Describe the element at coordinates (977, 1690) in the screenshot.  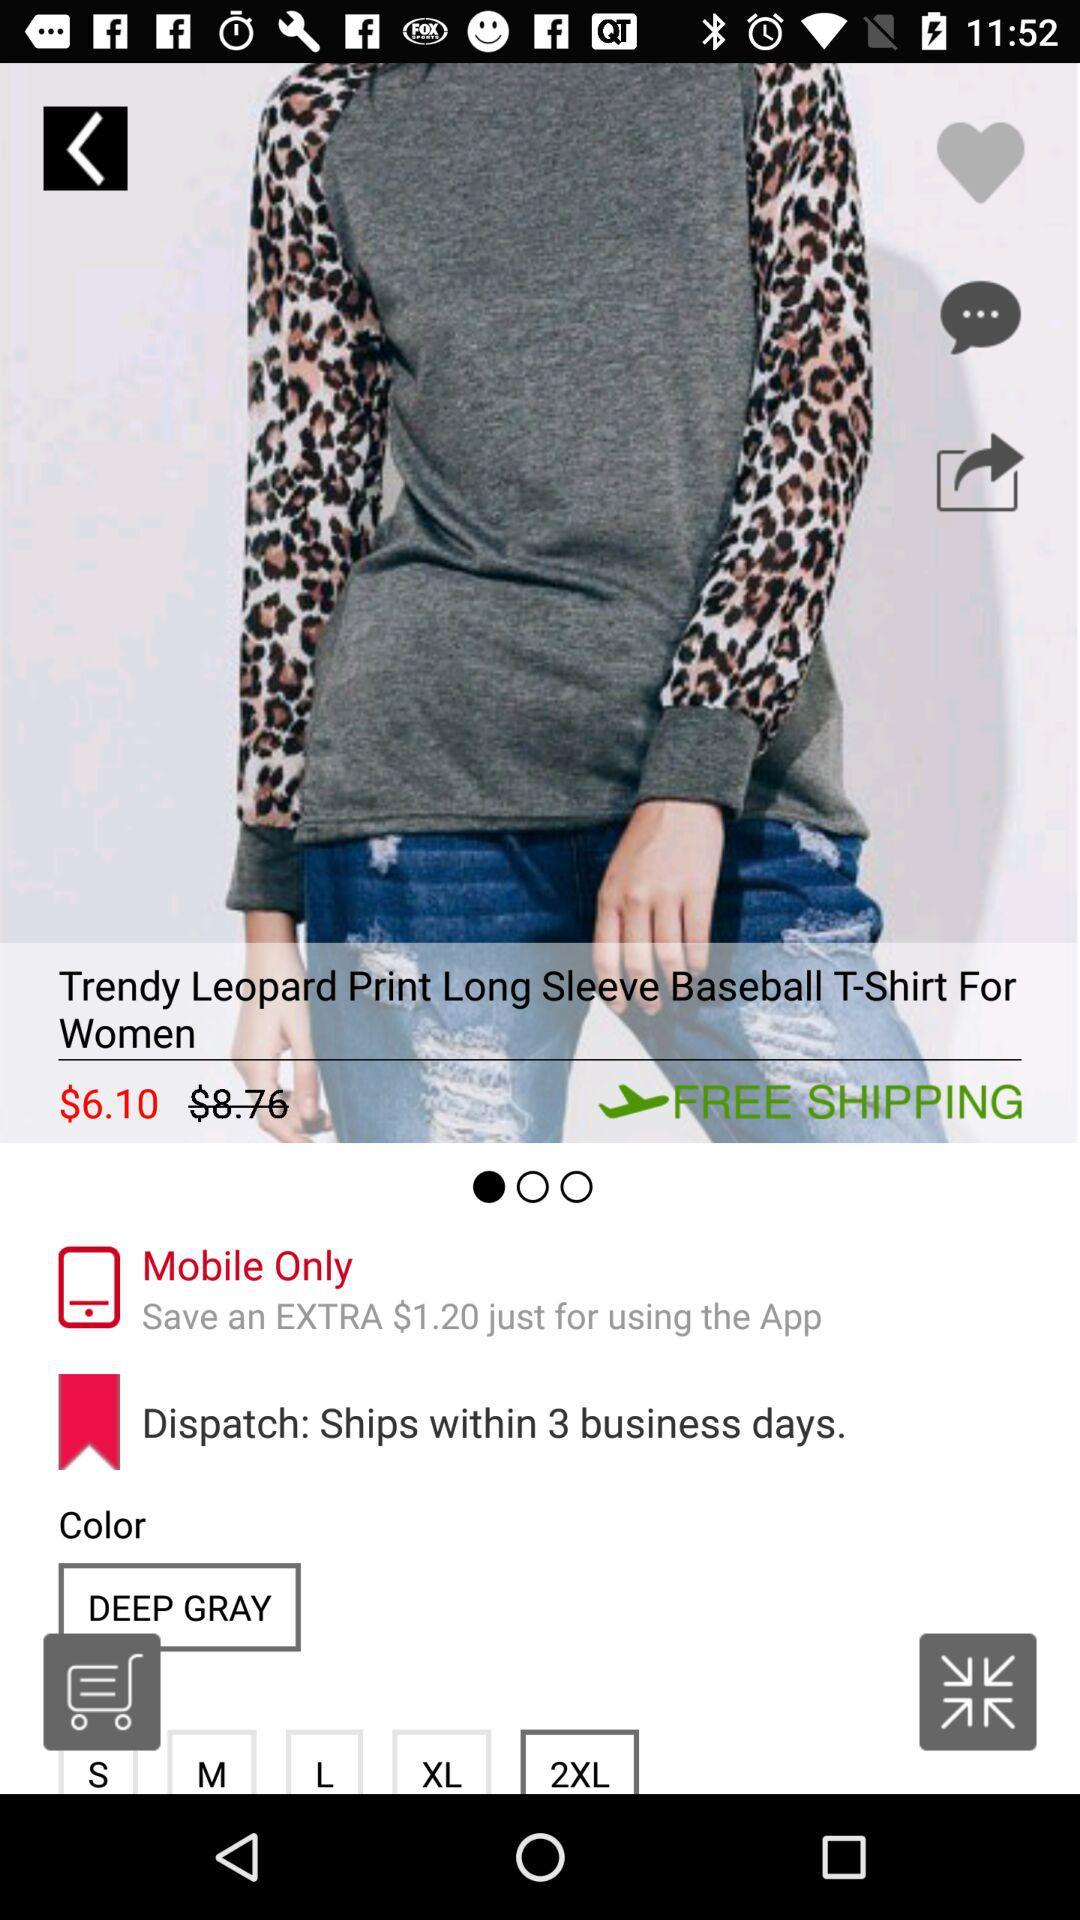
I see `the icon at the bottom right corner` at that location.